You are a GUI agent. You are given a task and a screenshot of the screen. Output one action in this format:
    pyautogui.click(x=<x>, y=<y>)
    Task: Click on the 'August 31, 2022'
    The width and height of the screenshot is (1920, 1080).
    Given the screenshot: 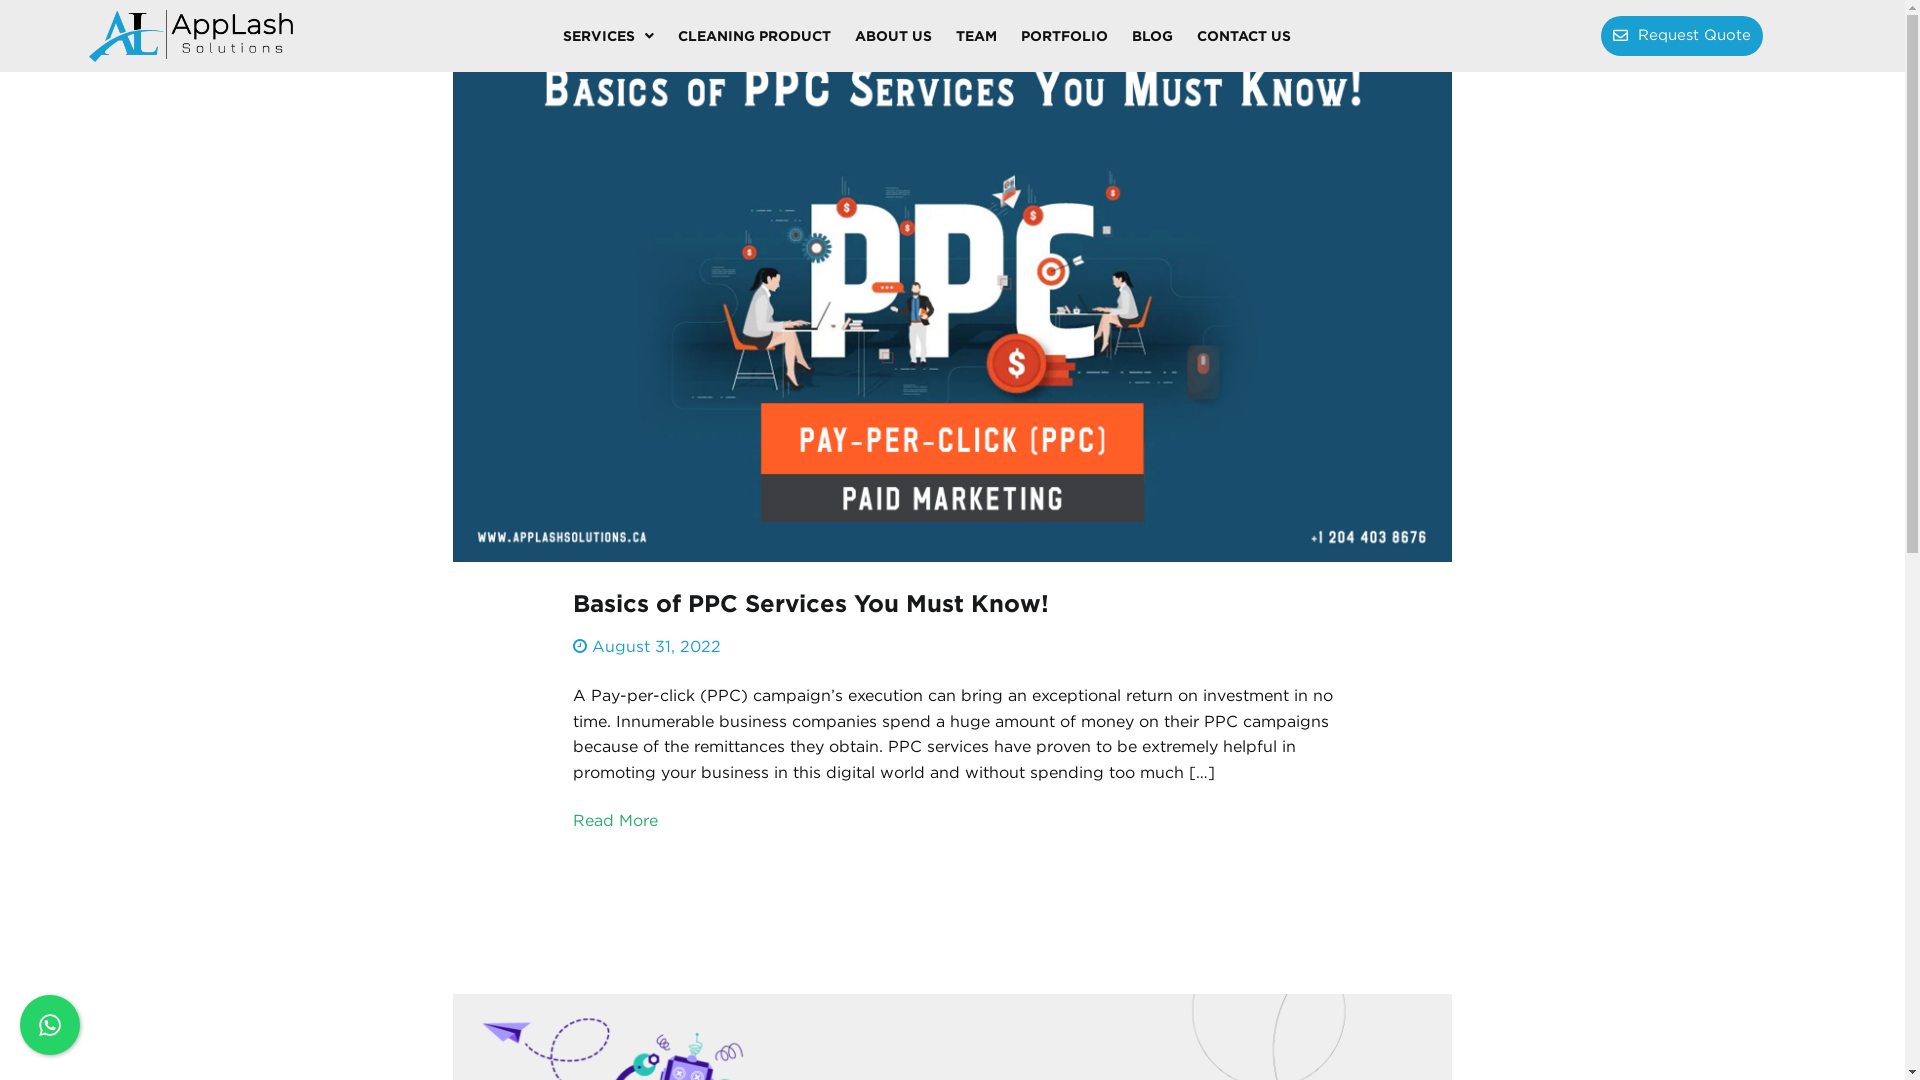 What is the action you would take?
    pyautogui.click(x=590, y=646)
    